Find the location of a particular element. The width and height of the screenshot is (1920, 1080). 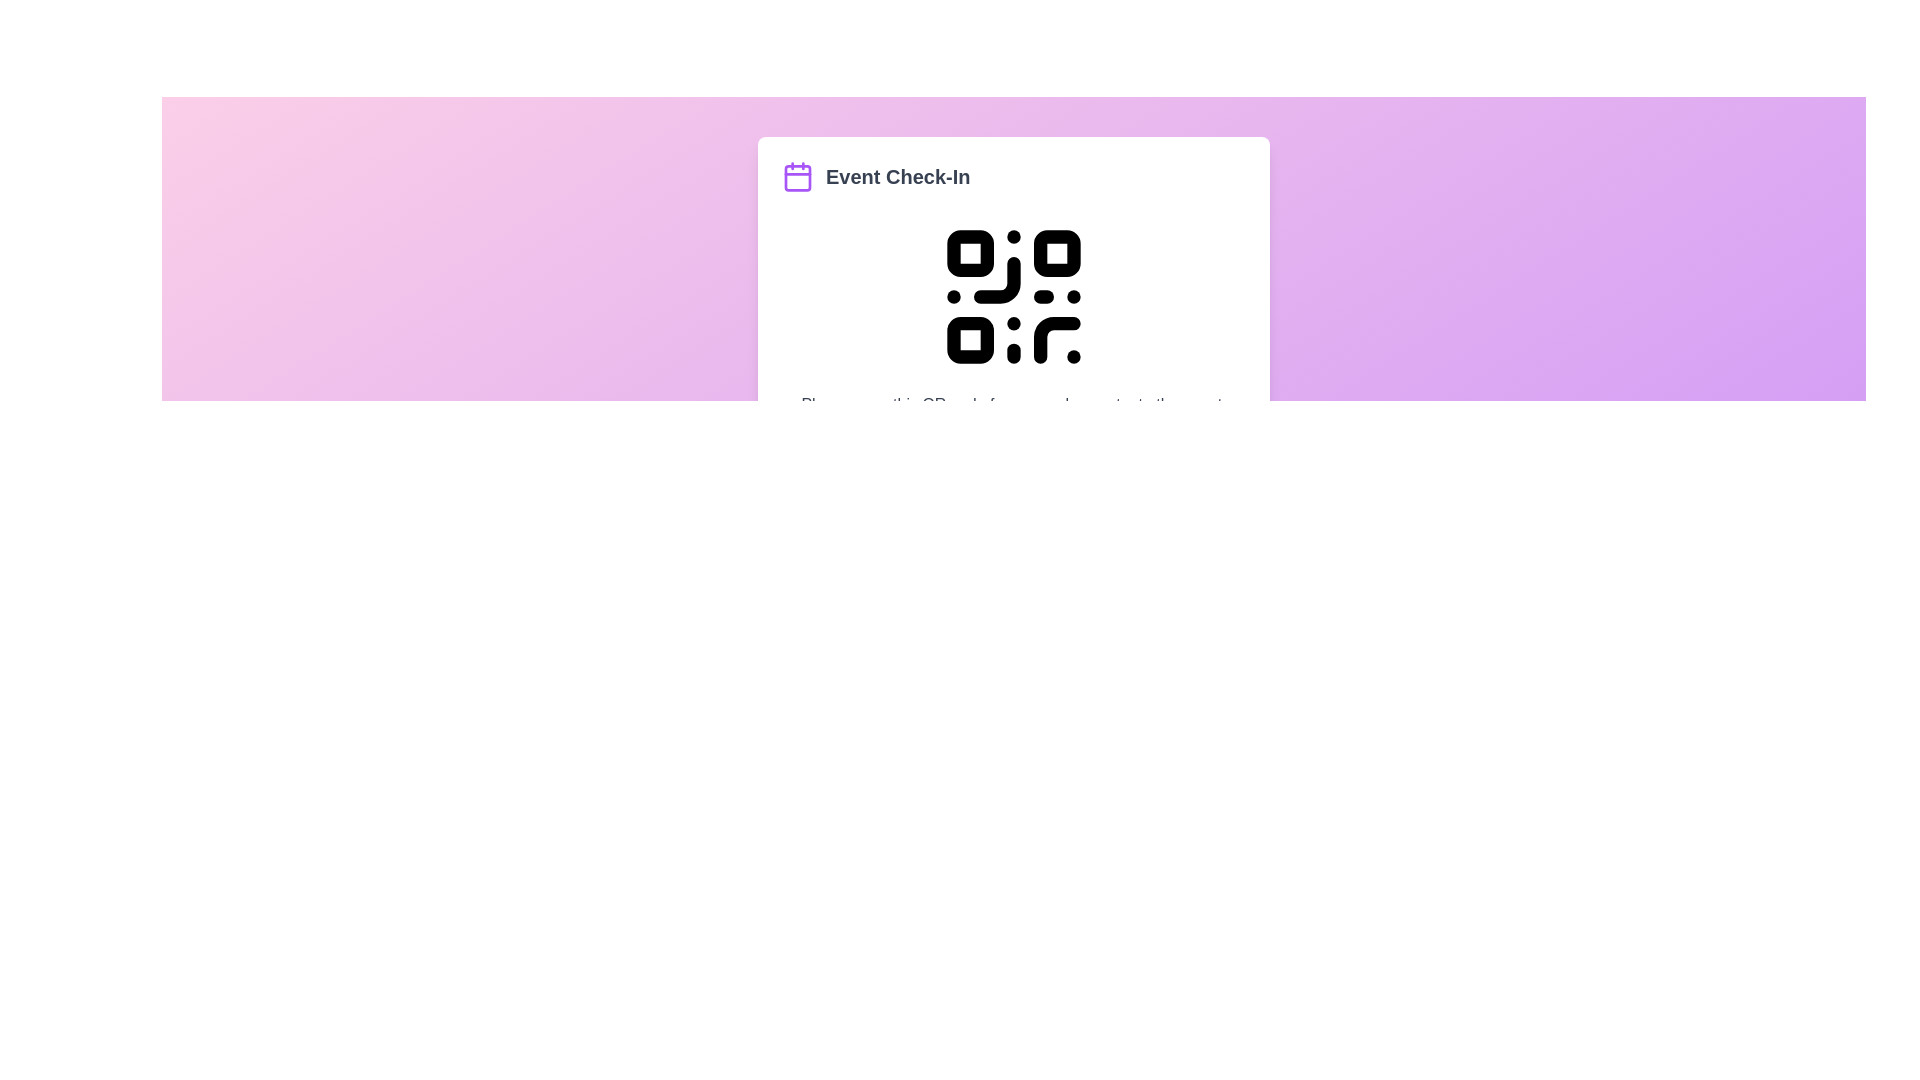

text label displaying 'Event Check-In' which is styled in dark gray and bold font, located within a purple-themed card layout is located at coordinates (897, 176).